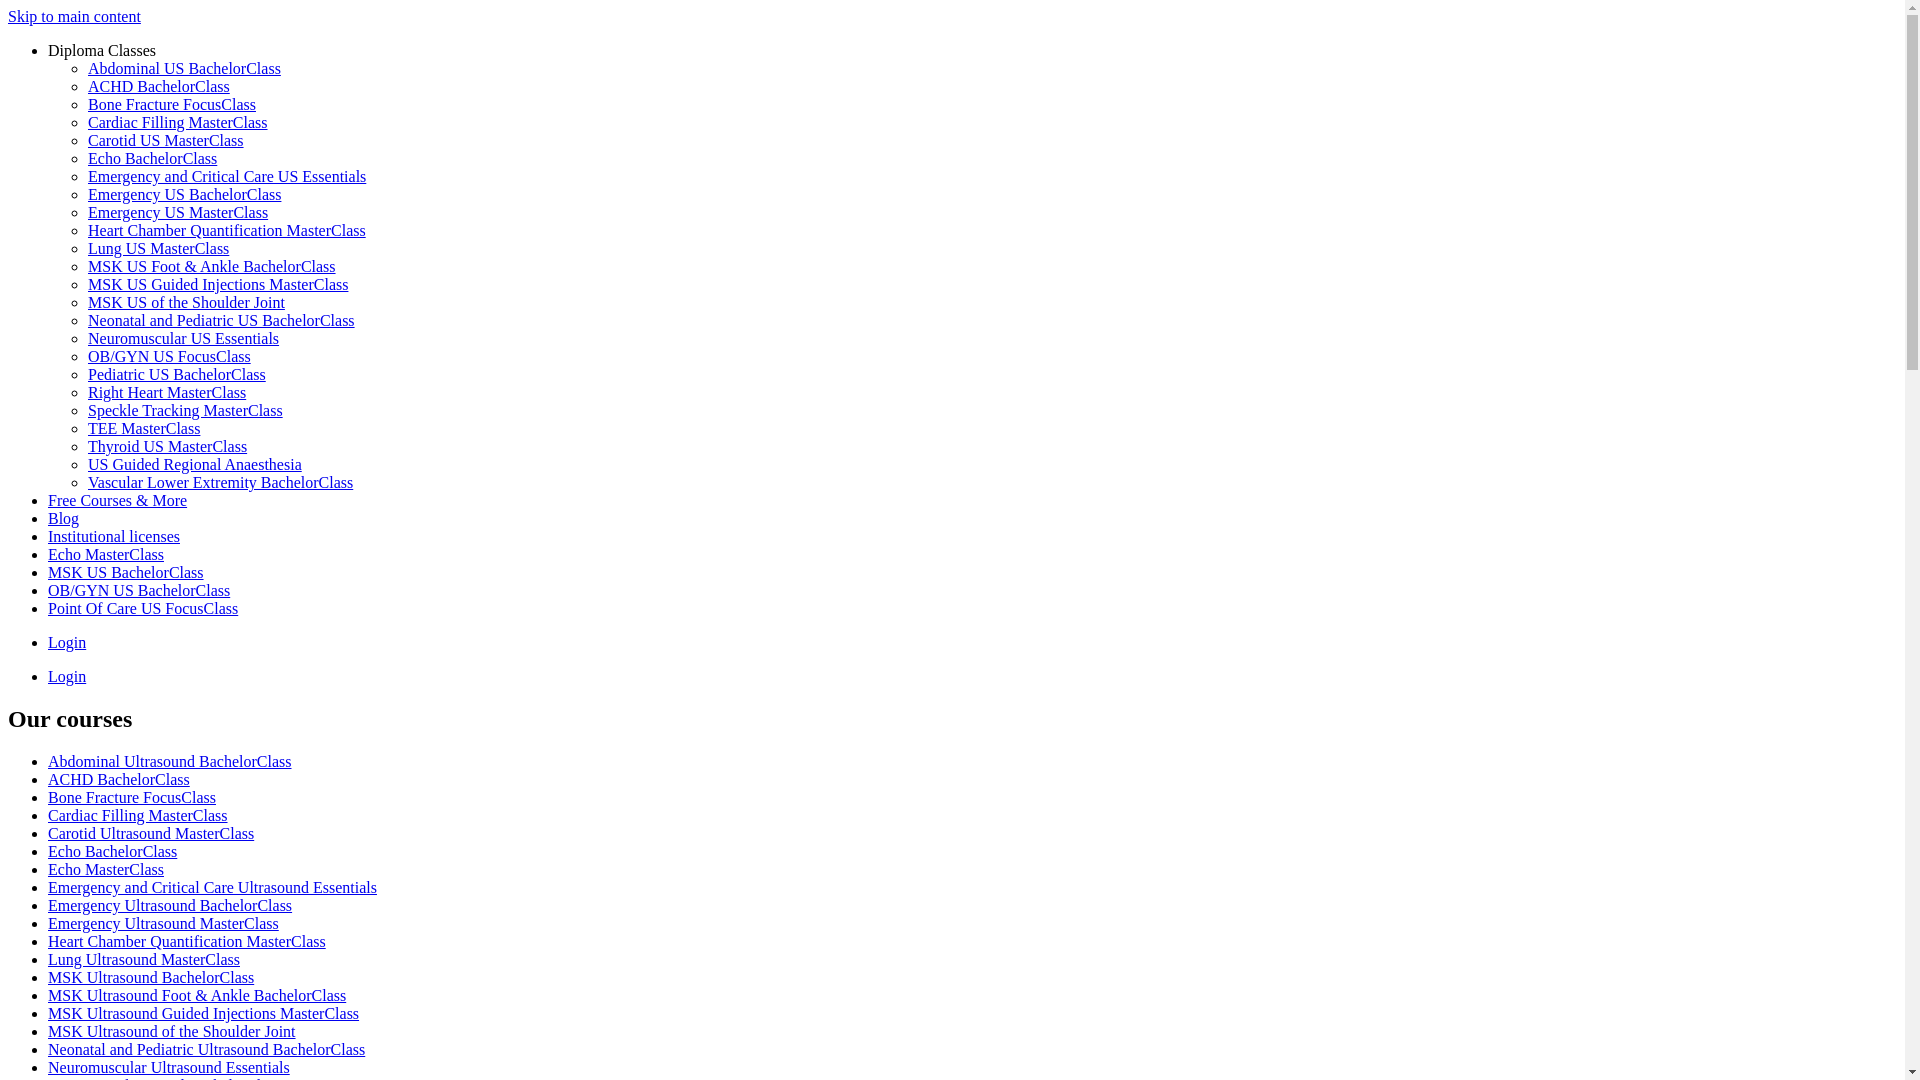  Describe the element at coordinates (163, 923) in the screenshot. I see `'Emergency Ultrasound MasterClass'` at that location.